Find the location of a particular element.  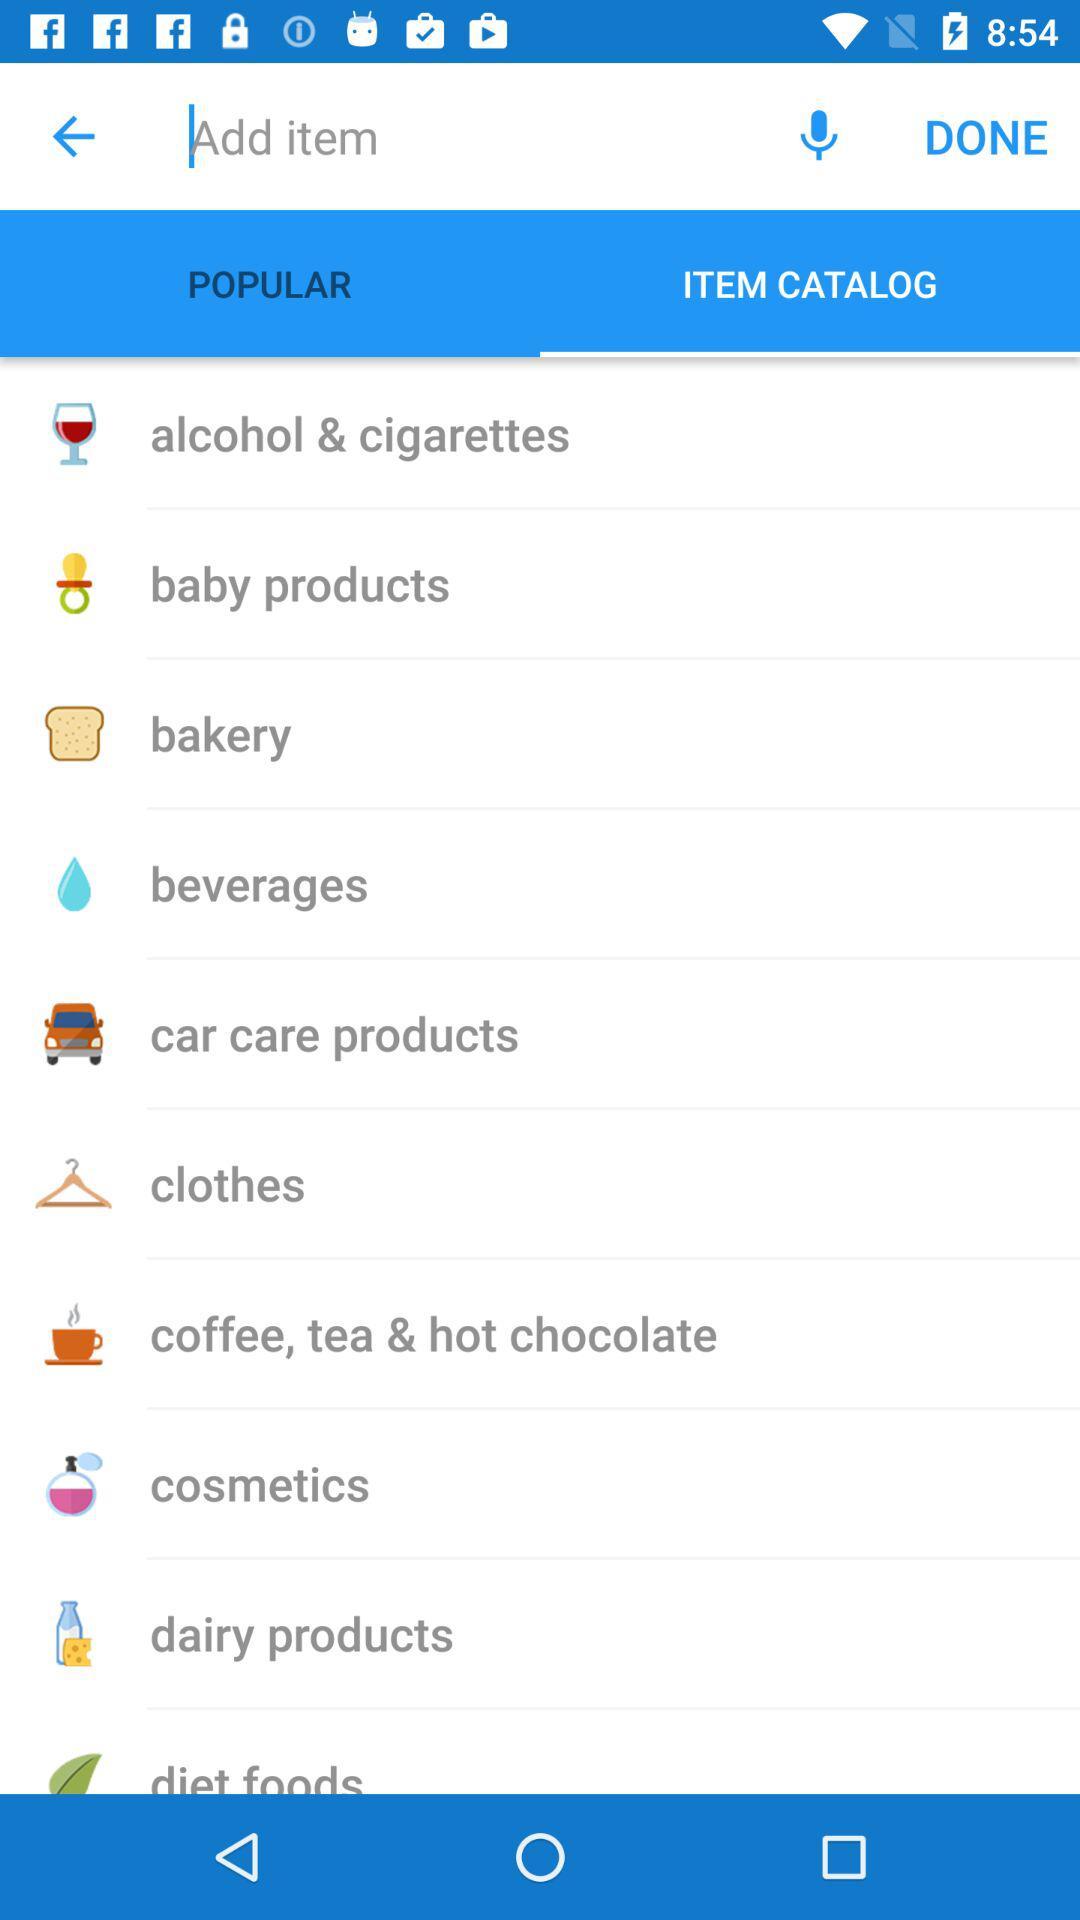

the icon beside clothes is located at coordinates (72, 1184).